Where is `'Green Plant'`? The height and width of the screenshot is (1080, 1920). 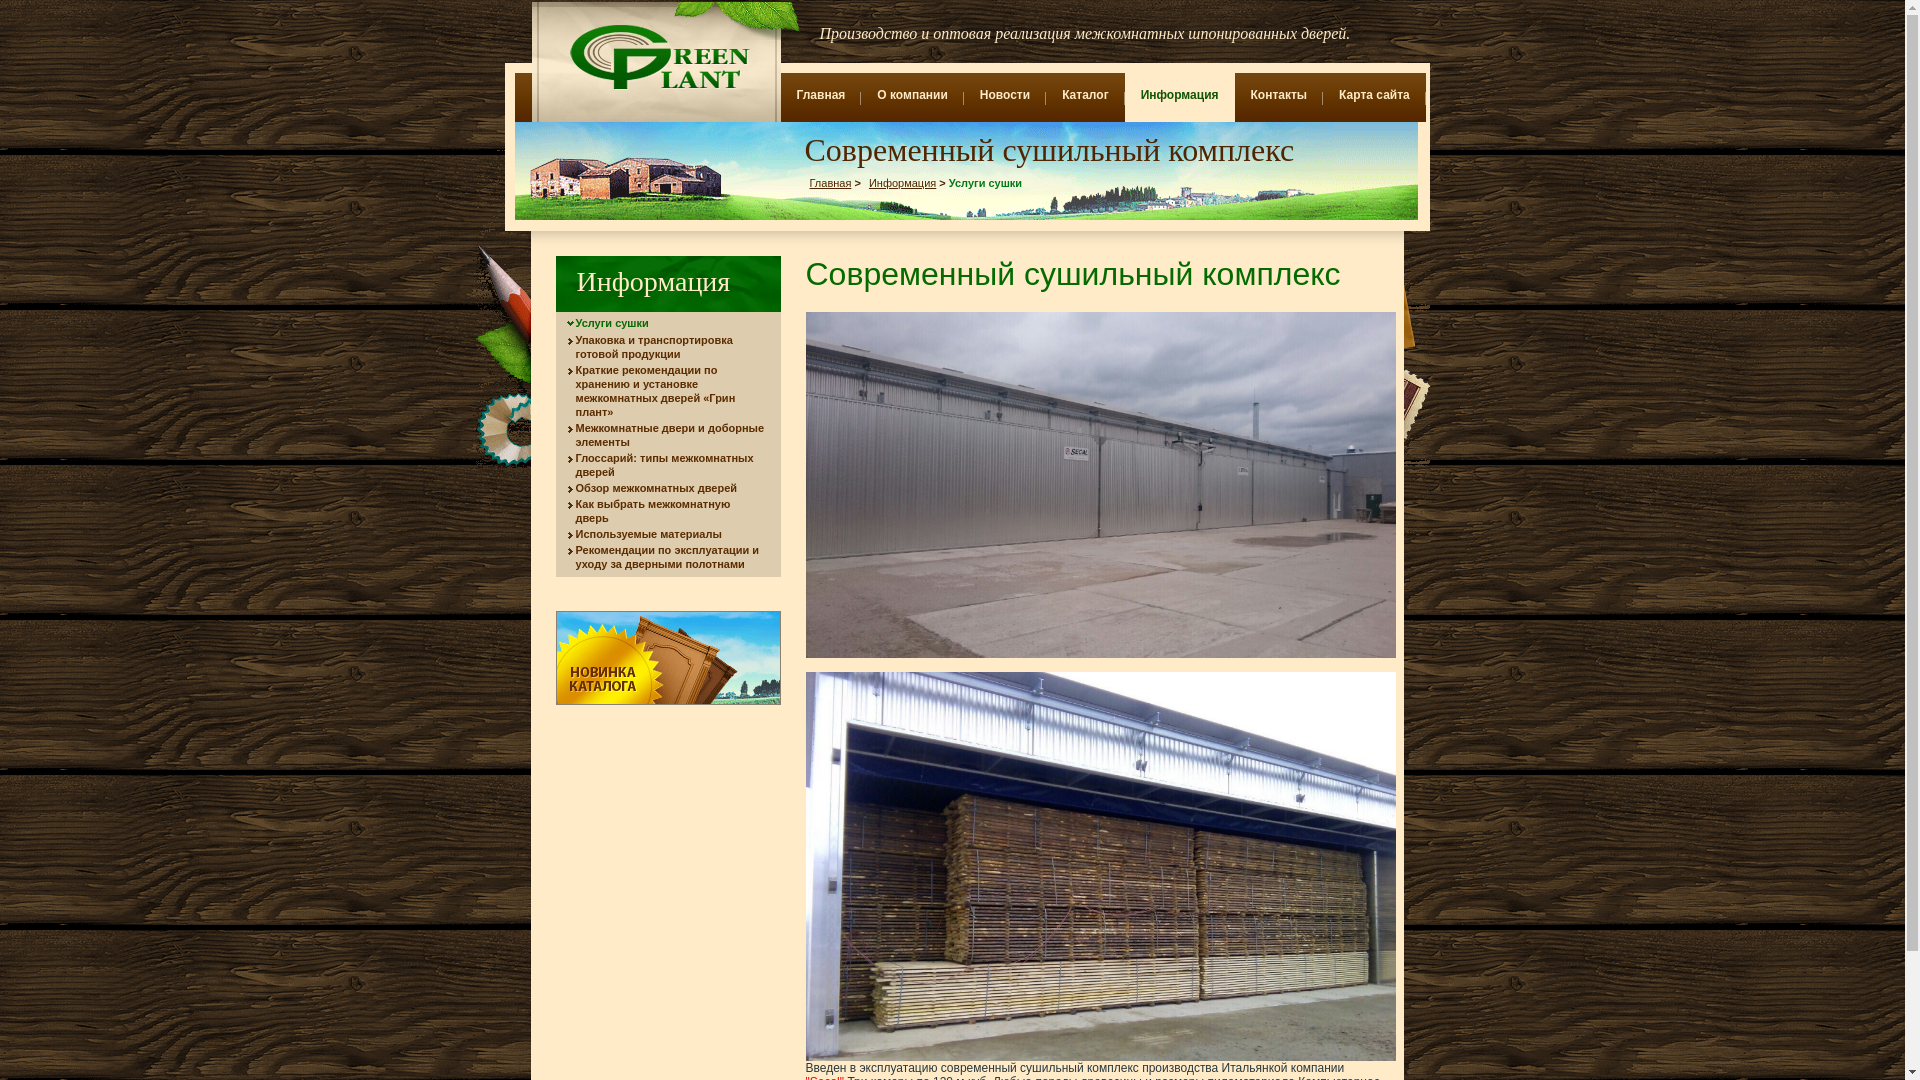 'Green Plant' is located at coordinates (656, 56).